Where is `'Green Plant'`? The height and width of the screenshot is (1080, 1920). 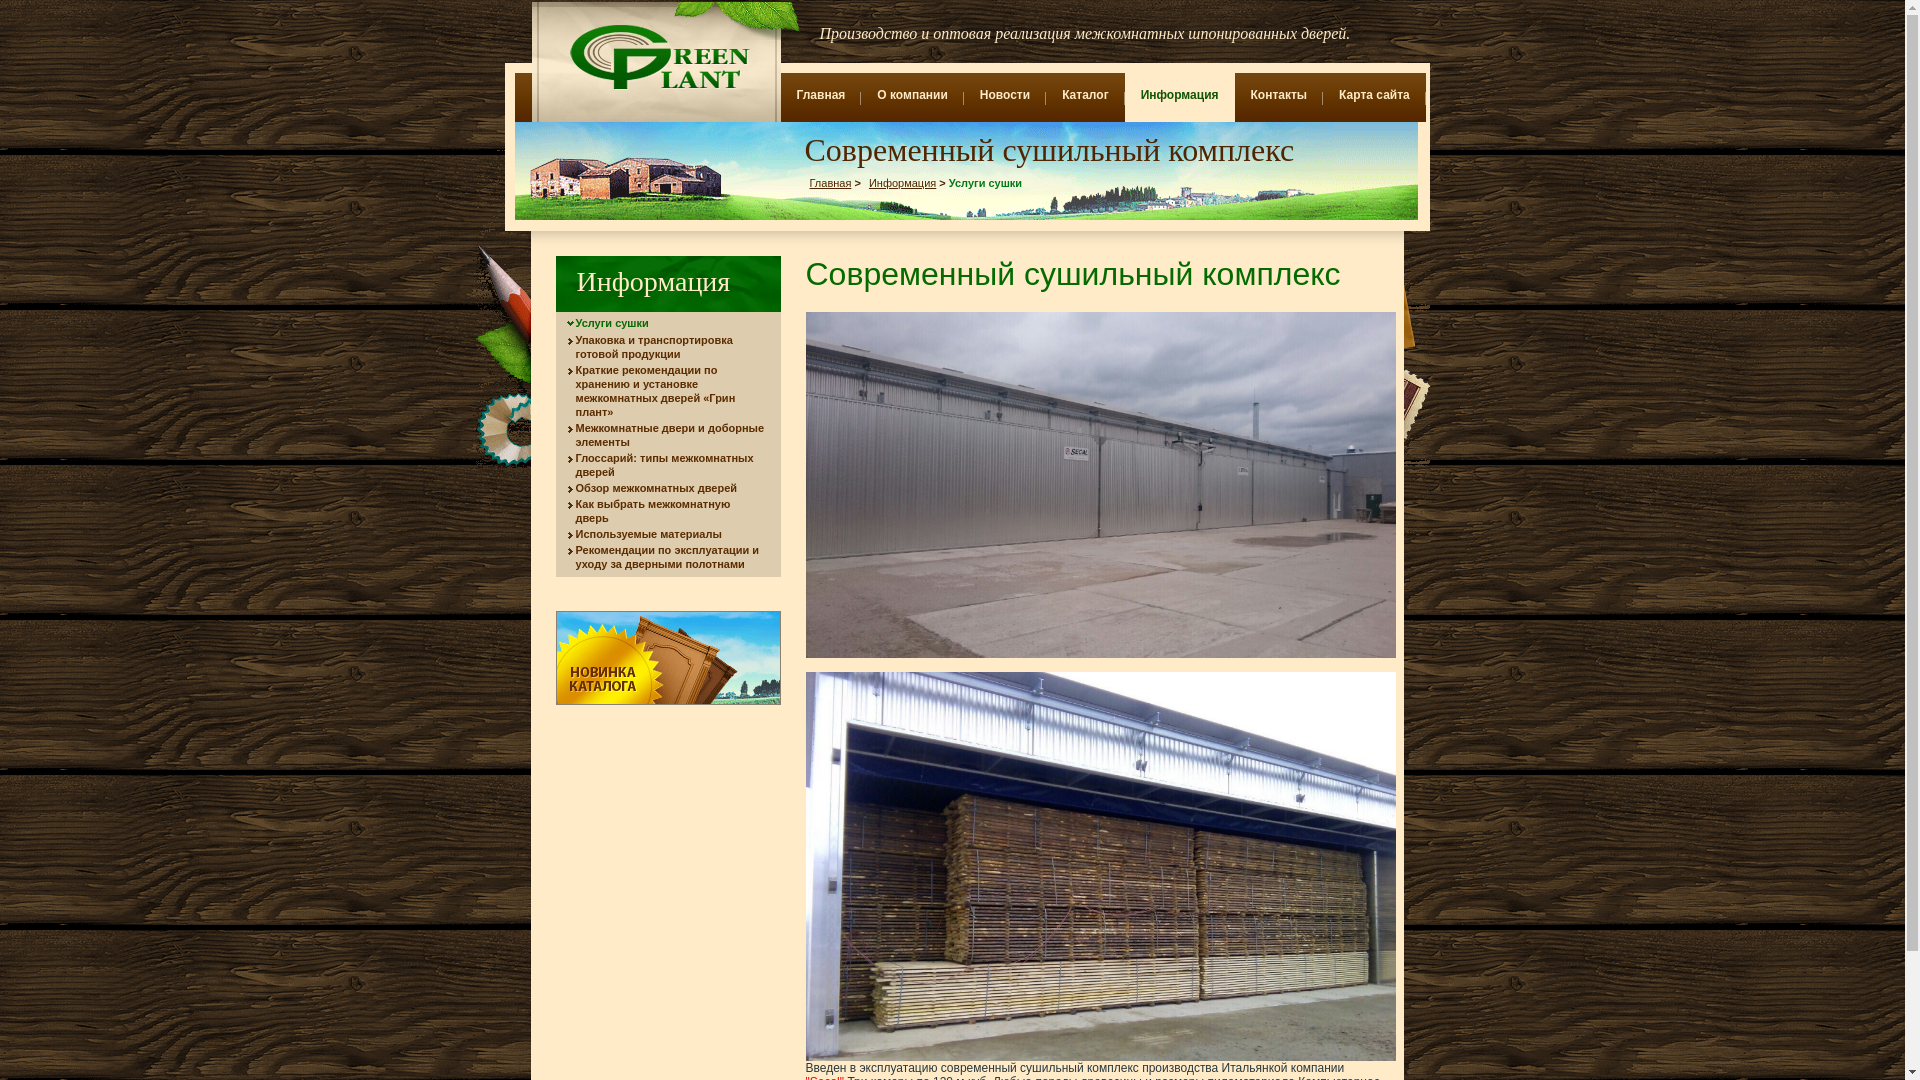 'Green Plant' is located at coordinates (656, 56).